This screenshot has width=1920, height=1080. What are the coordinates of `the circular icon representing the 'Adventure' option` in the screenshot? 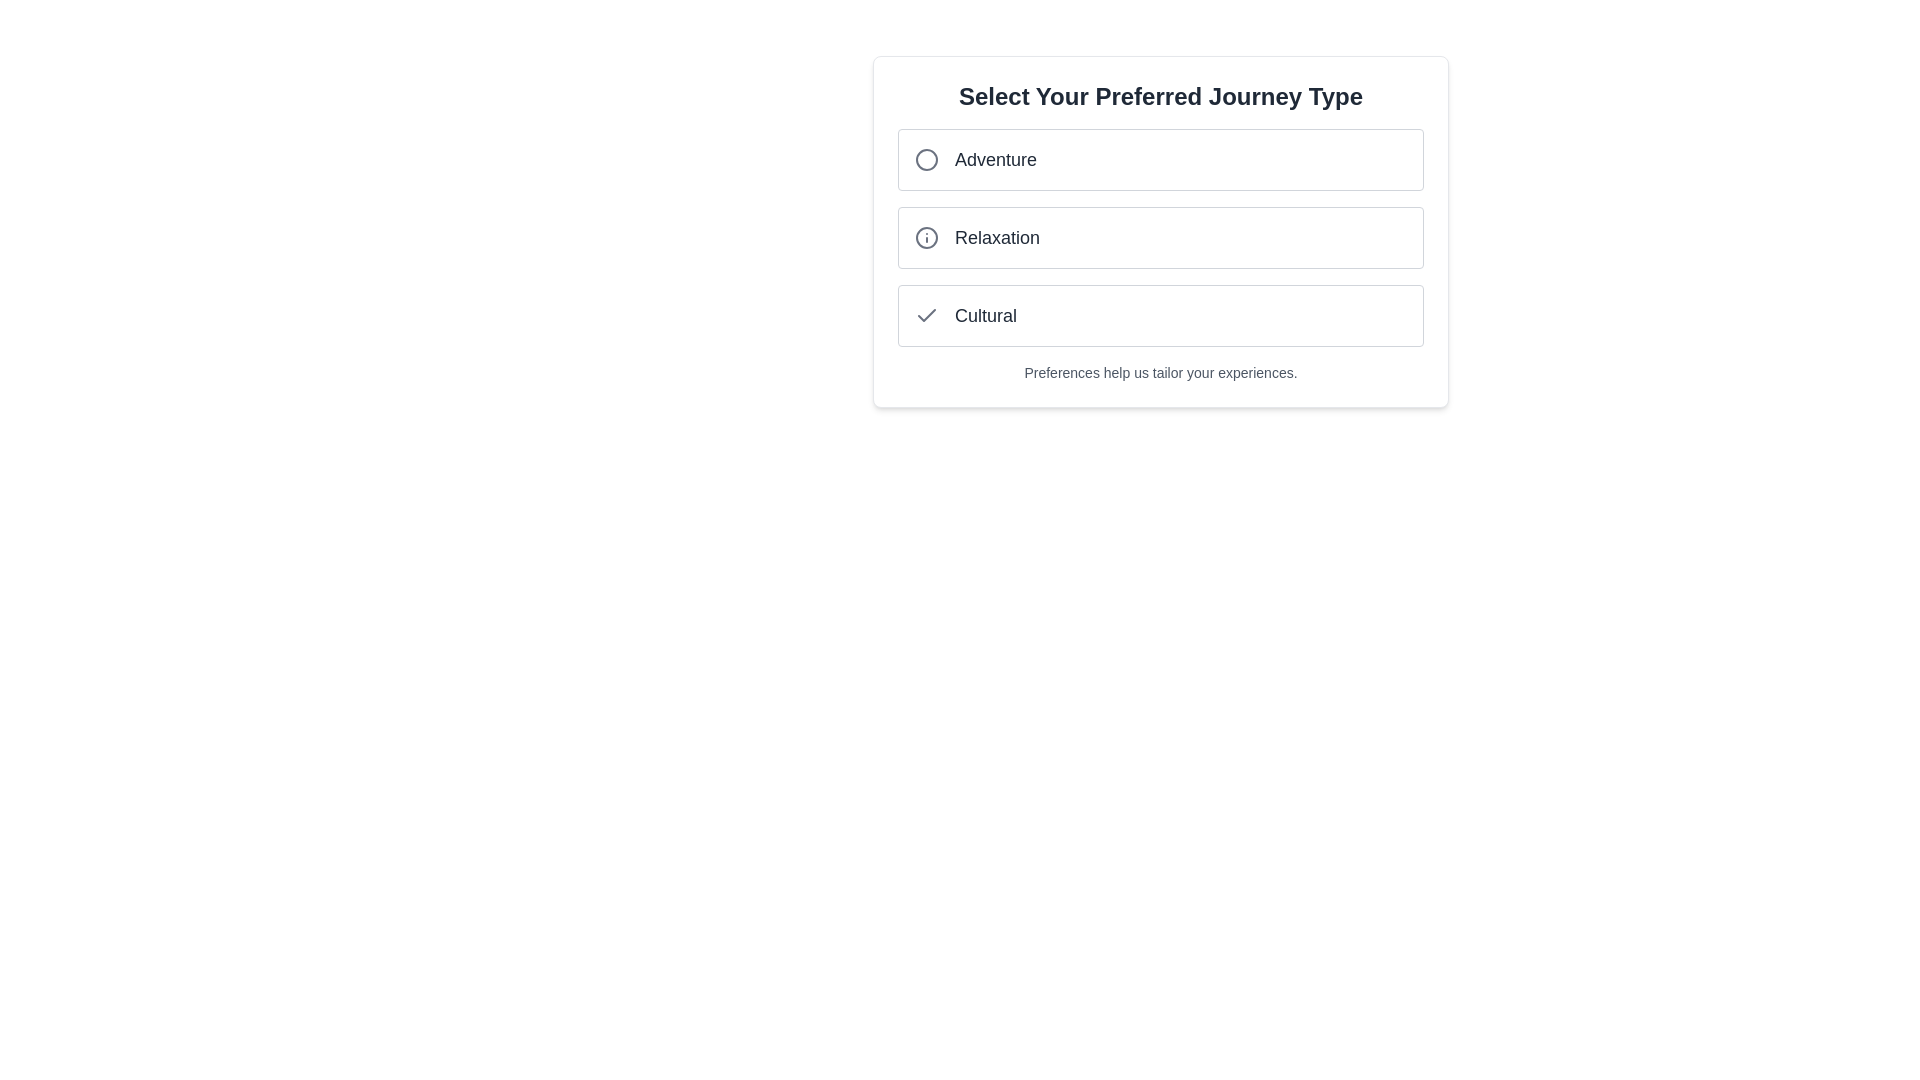 It's located at (925, 158).